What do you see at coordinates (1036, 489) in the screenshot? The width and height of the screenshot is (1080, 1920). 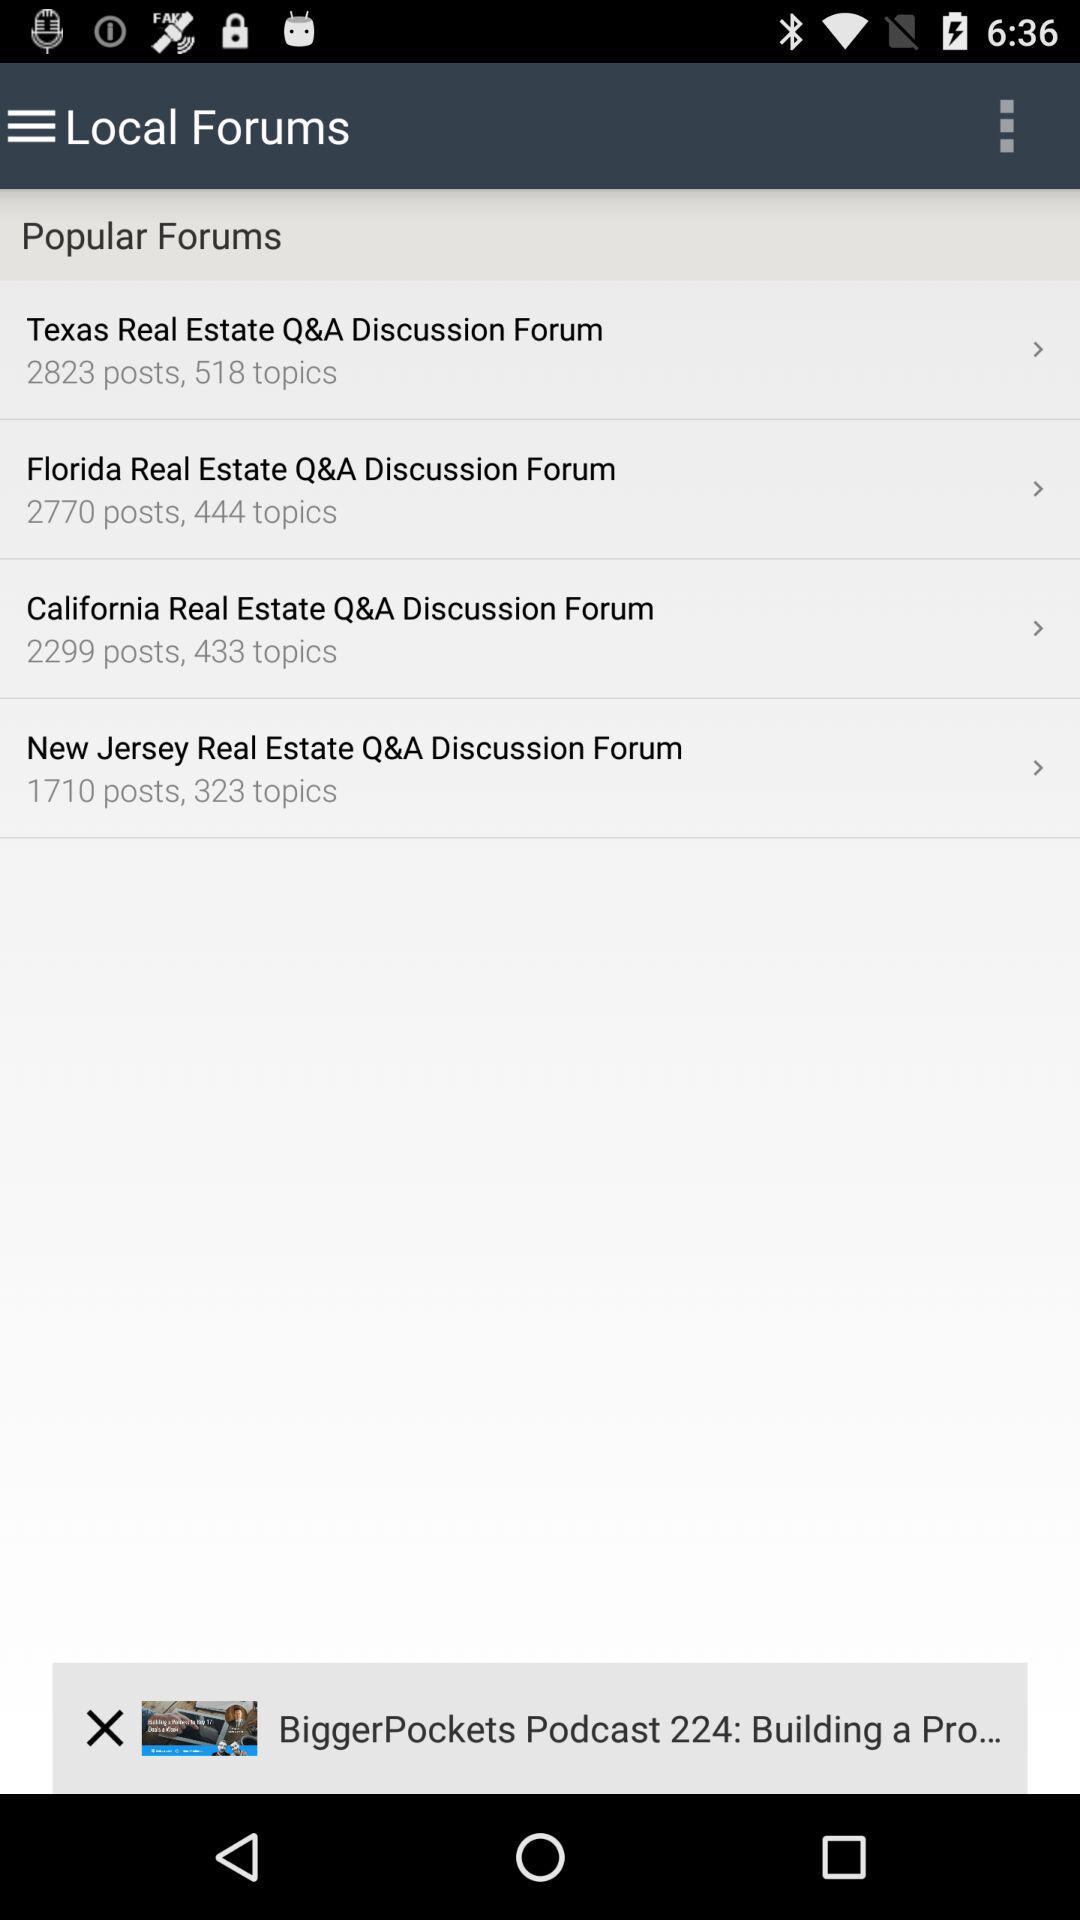 I see `item above california real estate` at bounding box center [1036, 489].